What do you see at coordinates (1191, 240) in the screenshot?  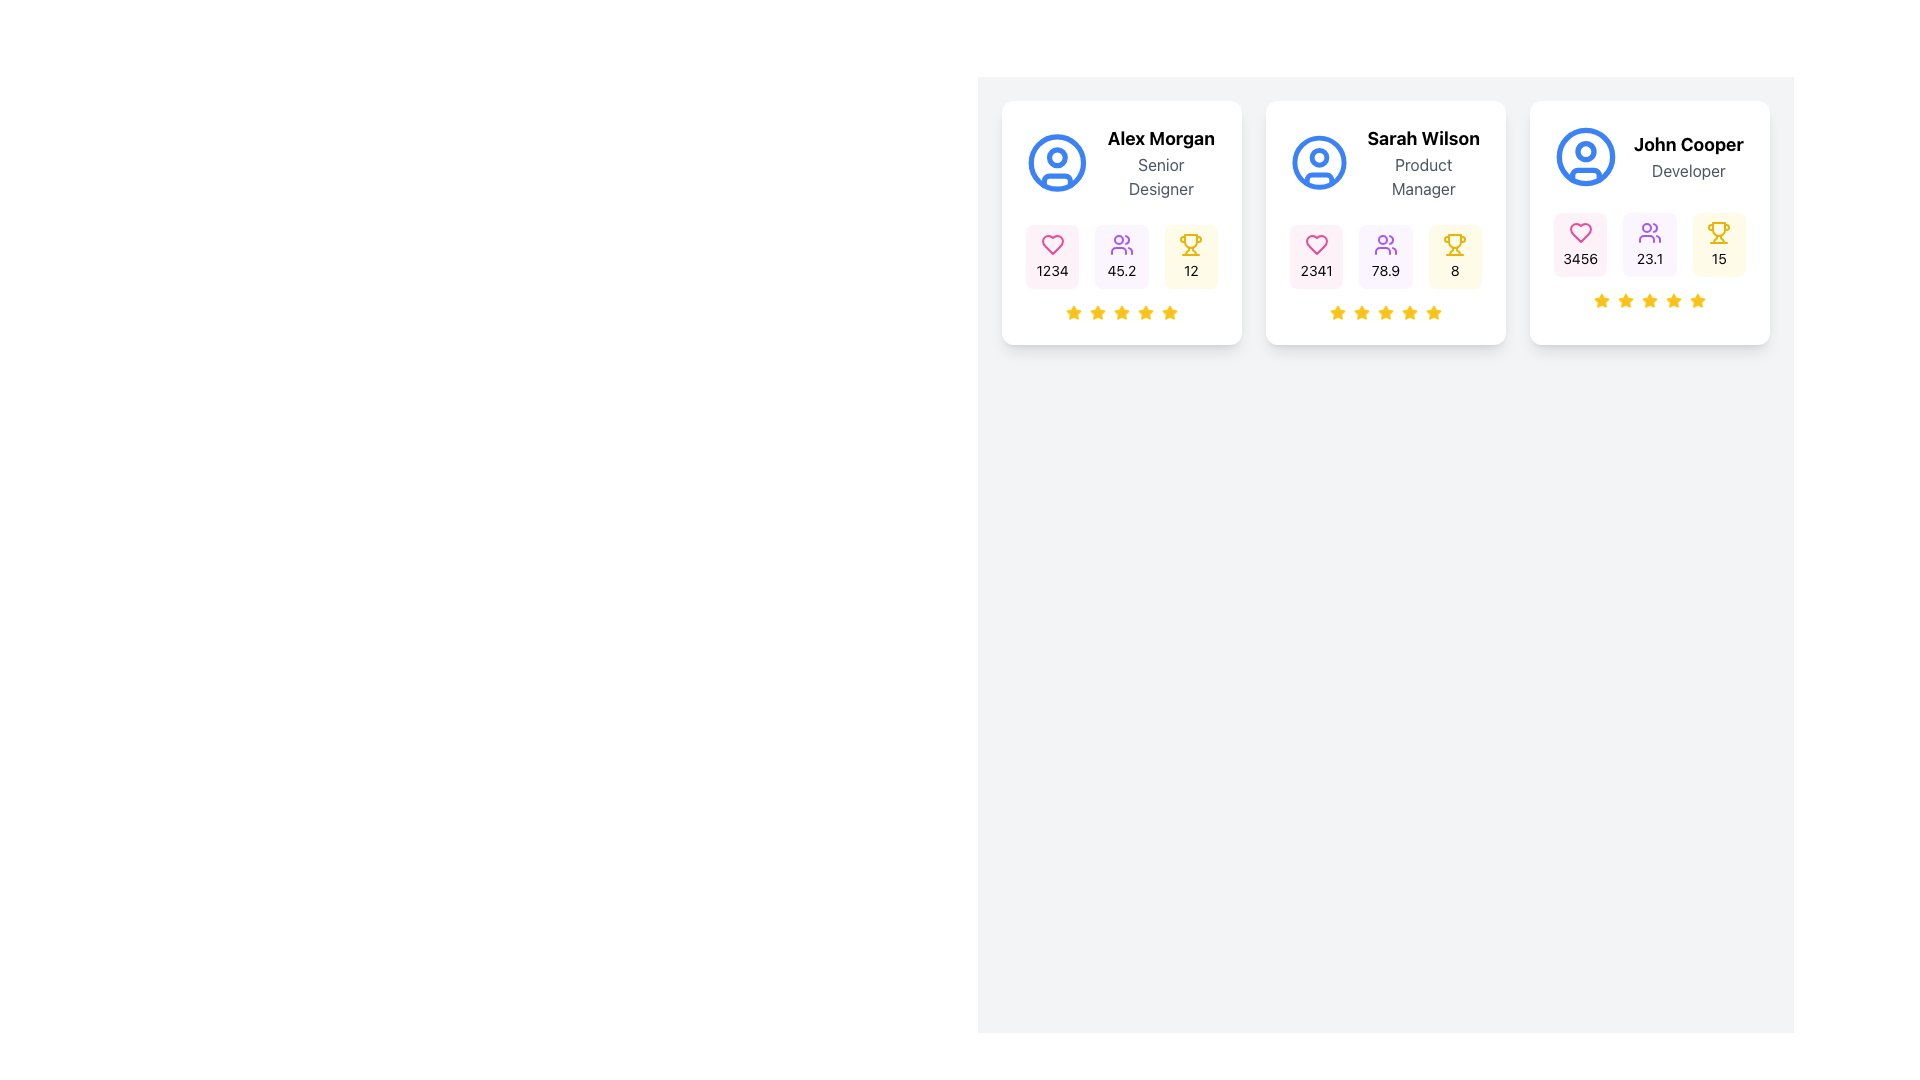 I see `the trophy cup icon, which is a yellow-filled vector graphic located in the center of the second row of the second card in a group of three horizontally aligned cards` at bounding box center [1191, 240].